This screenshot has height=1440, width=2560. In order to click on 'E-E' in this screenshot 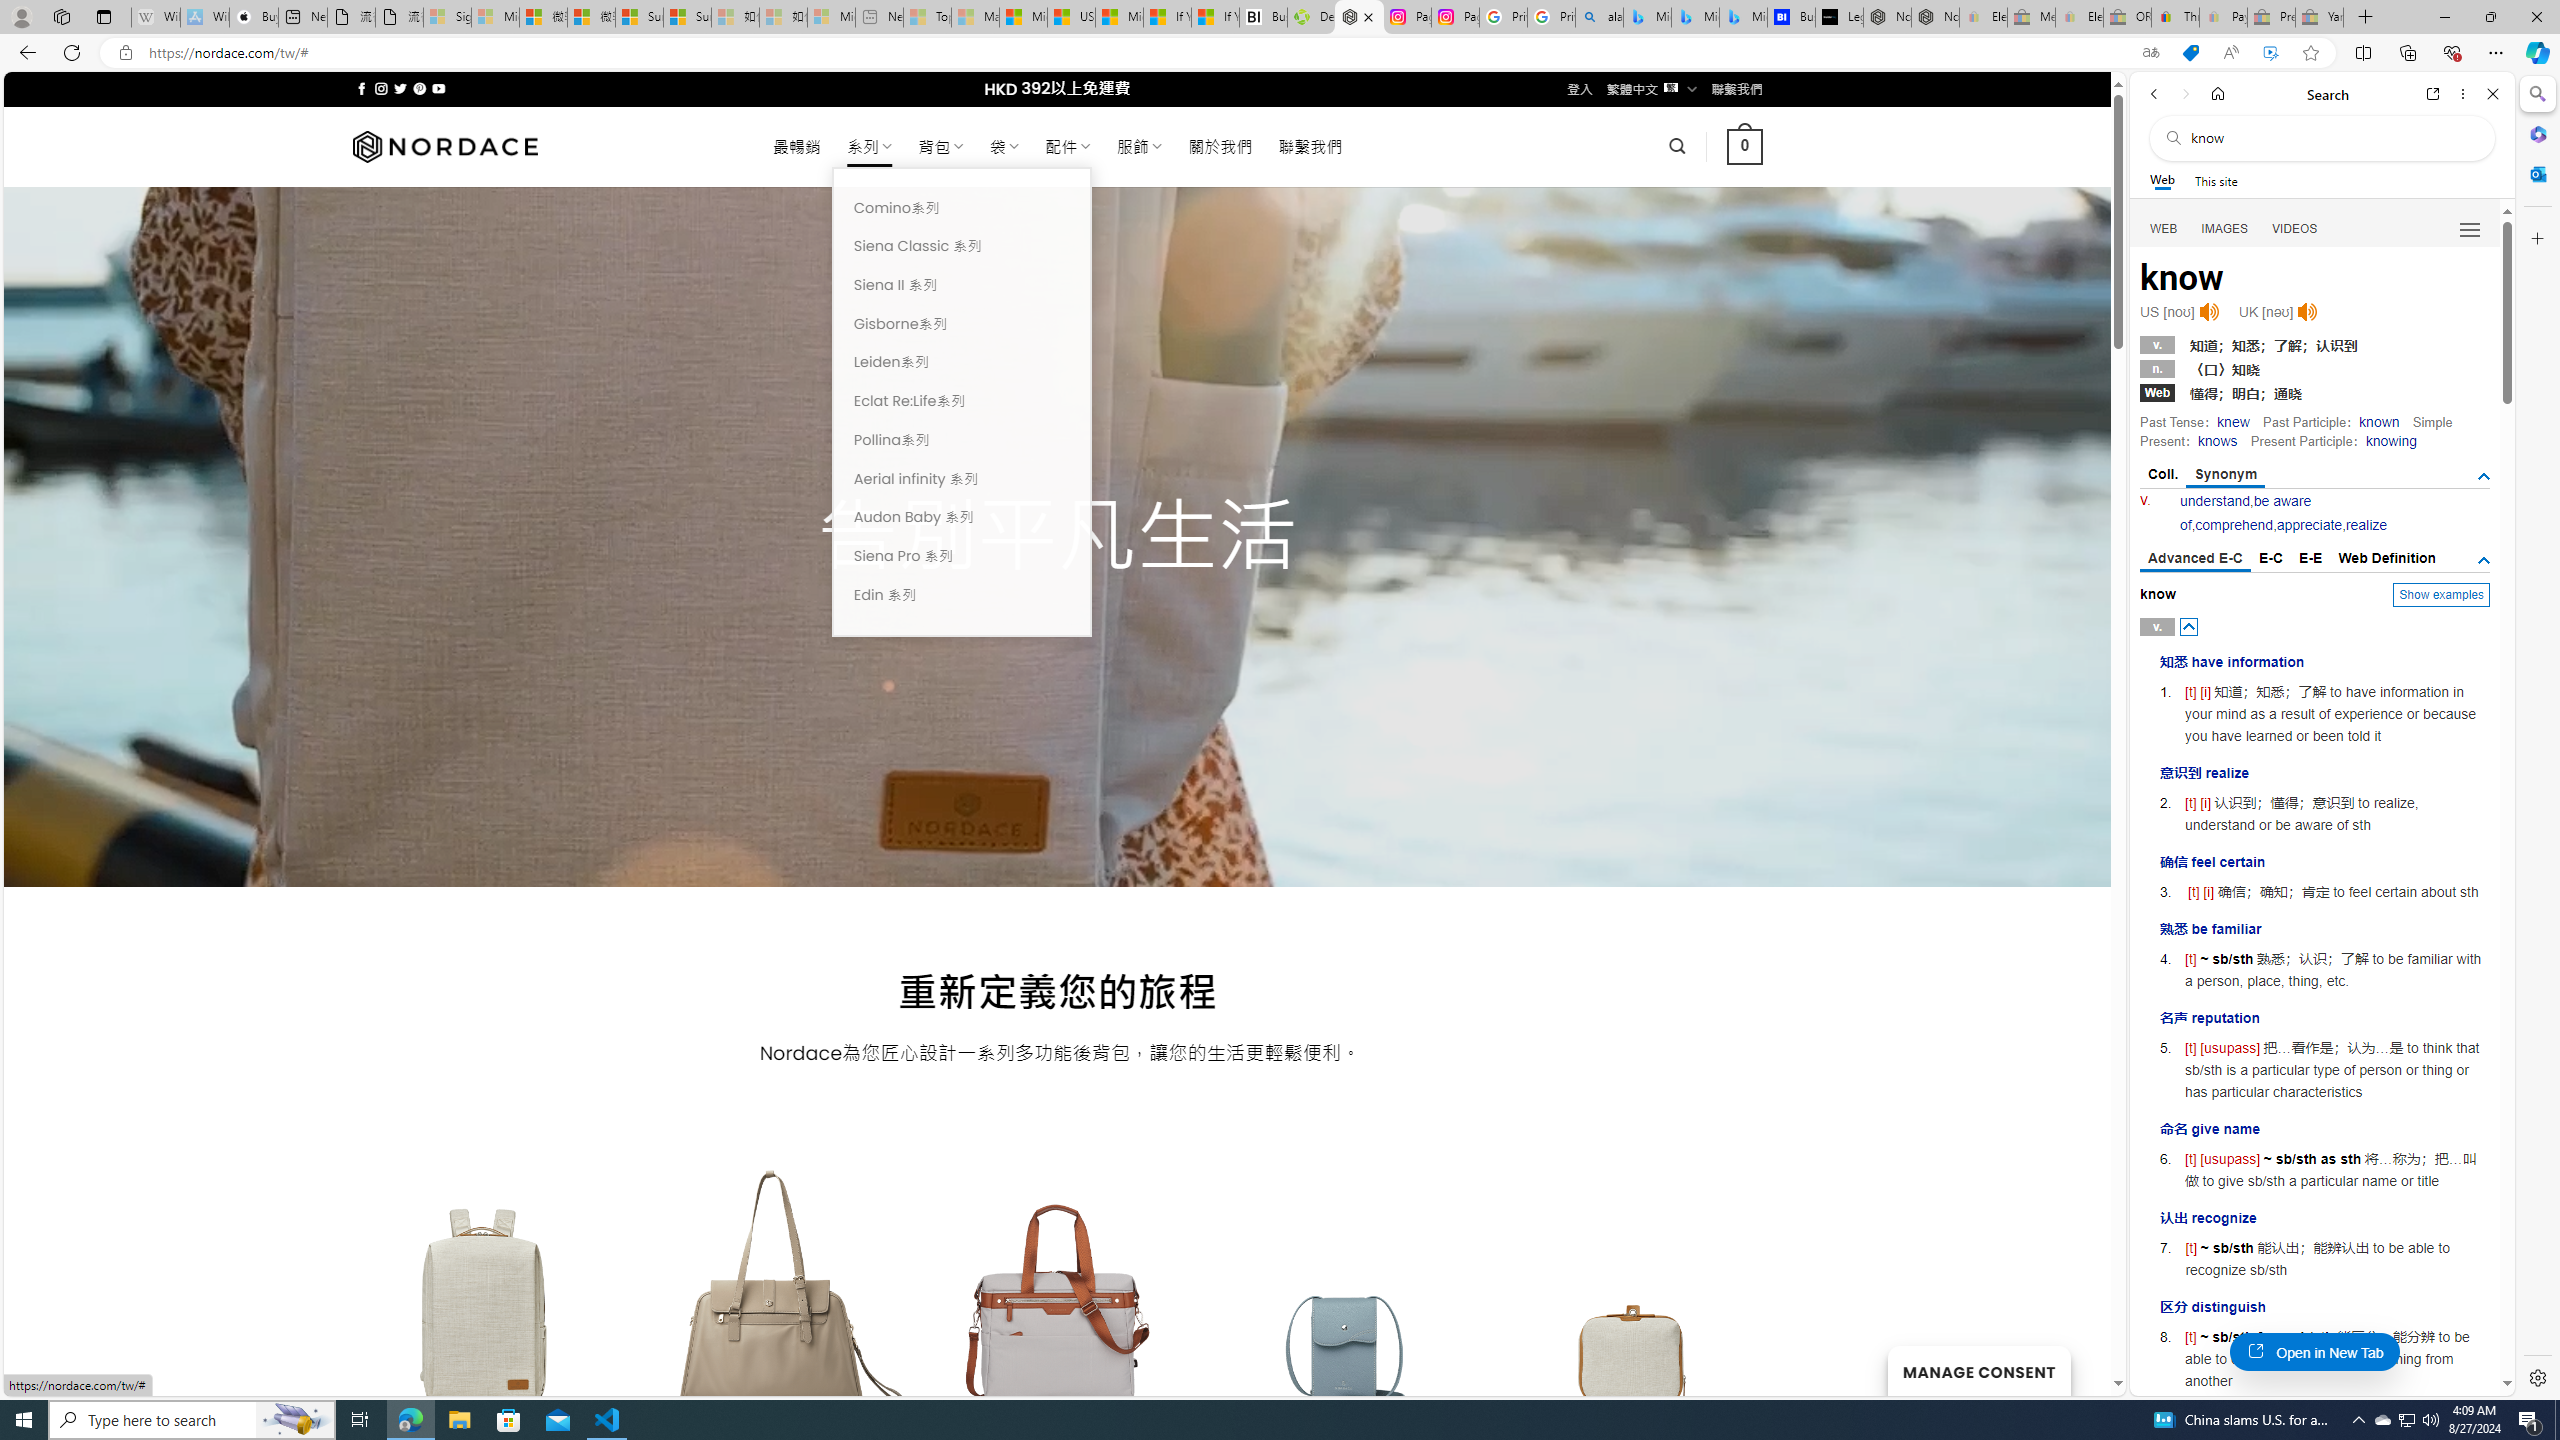, I will do `click(2311, 558)`.